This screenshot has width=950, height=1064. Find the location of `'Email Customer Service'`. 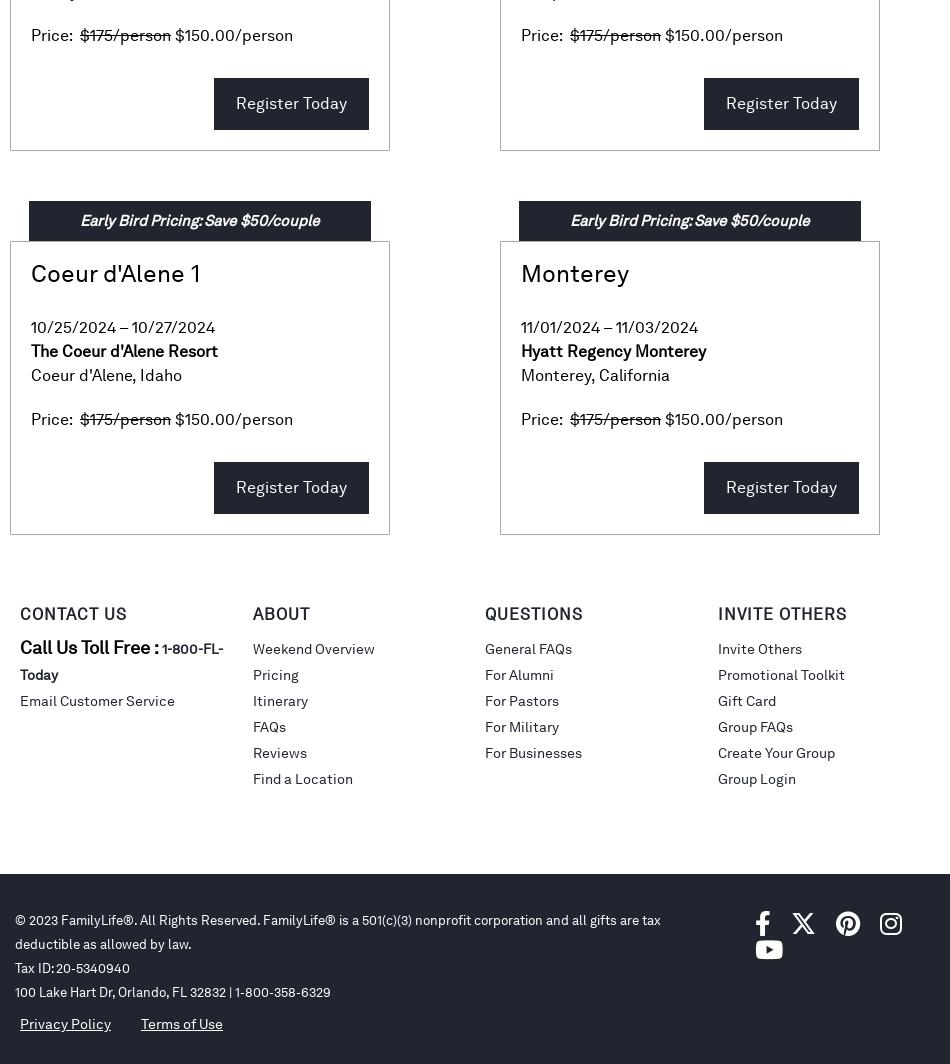

'Email Customer Service' is located at coordinates (20, 701).